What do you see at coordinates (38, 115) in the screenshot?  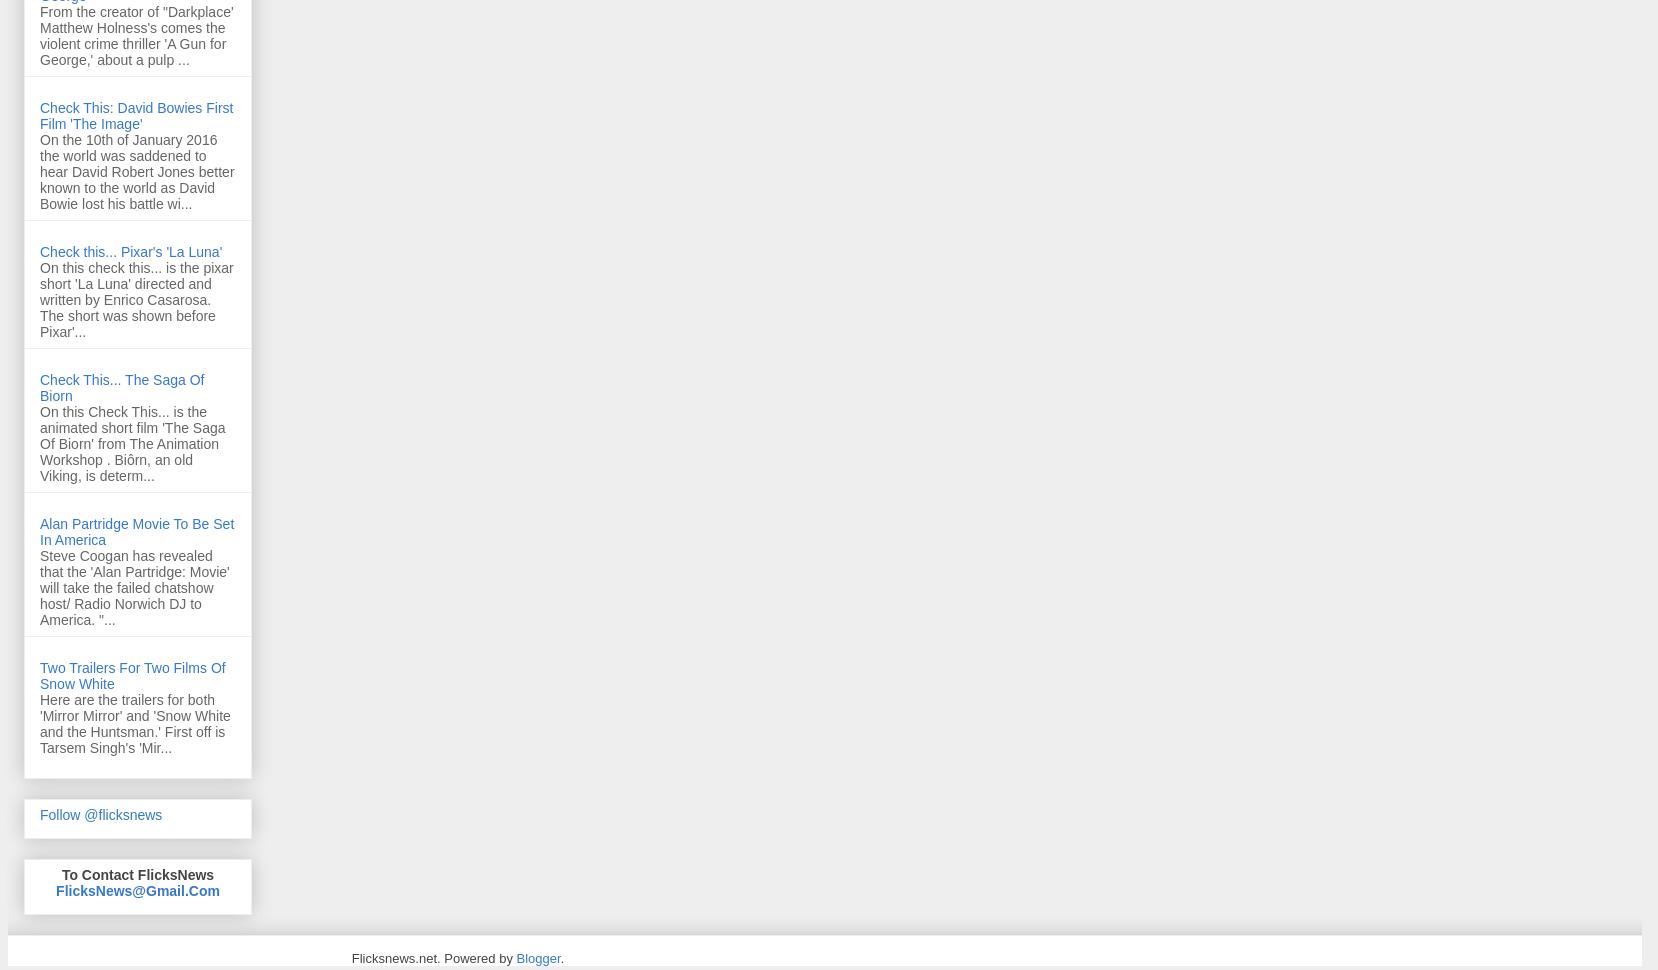 I see `'Check This: David Bowies First Film 'The Image''` at bounding box center [38, 115].